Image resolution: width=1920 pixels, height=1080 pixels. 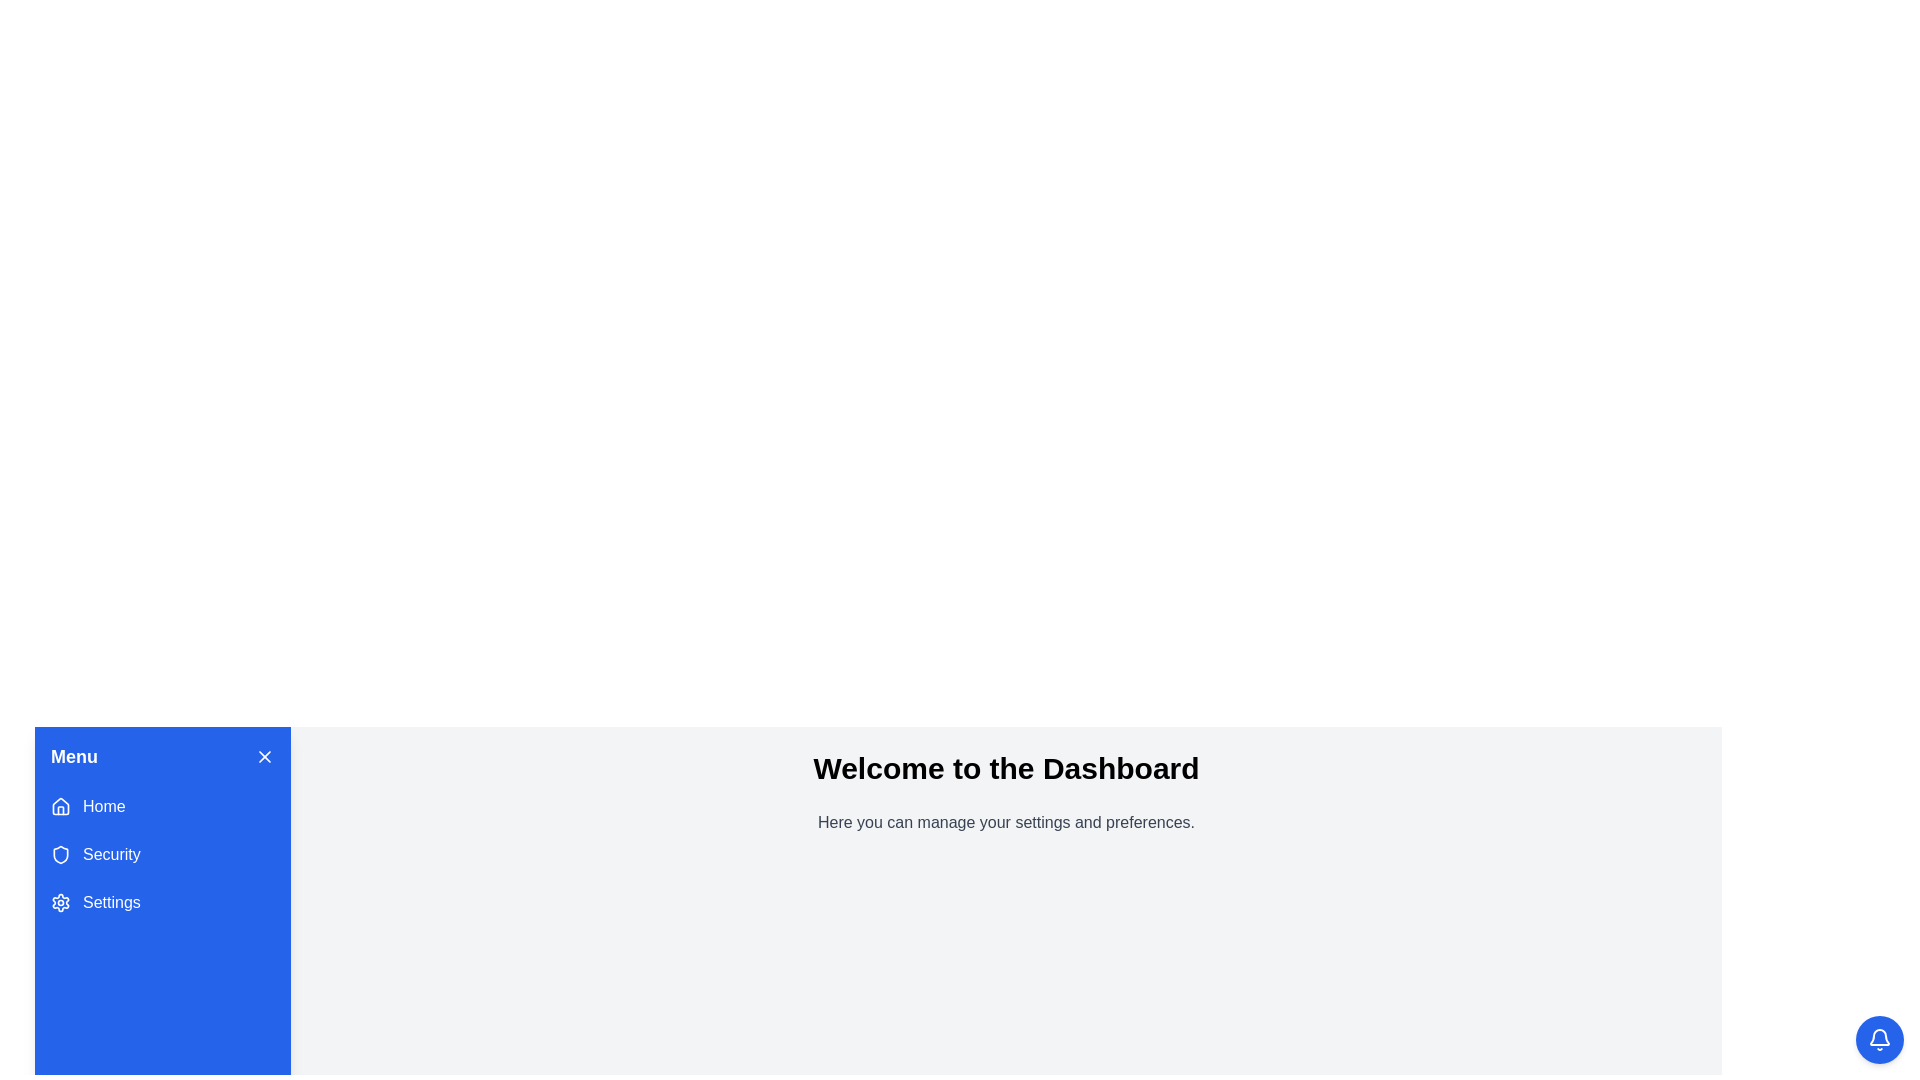 What do you see at coordinates (163, 902) in the screenshot?
I see `the 'Settings' menu item in the blue sidebar` at bounding box center [163, 902].